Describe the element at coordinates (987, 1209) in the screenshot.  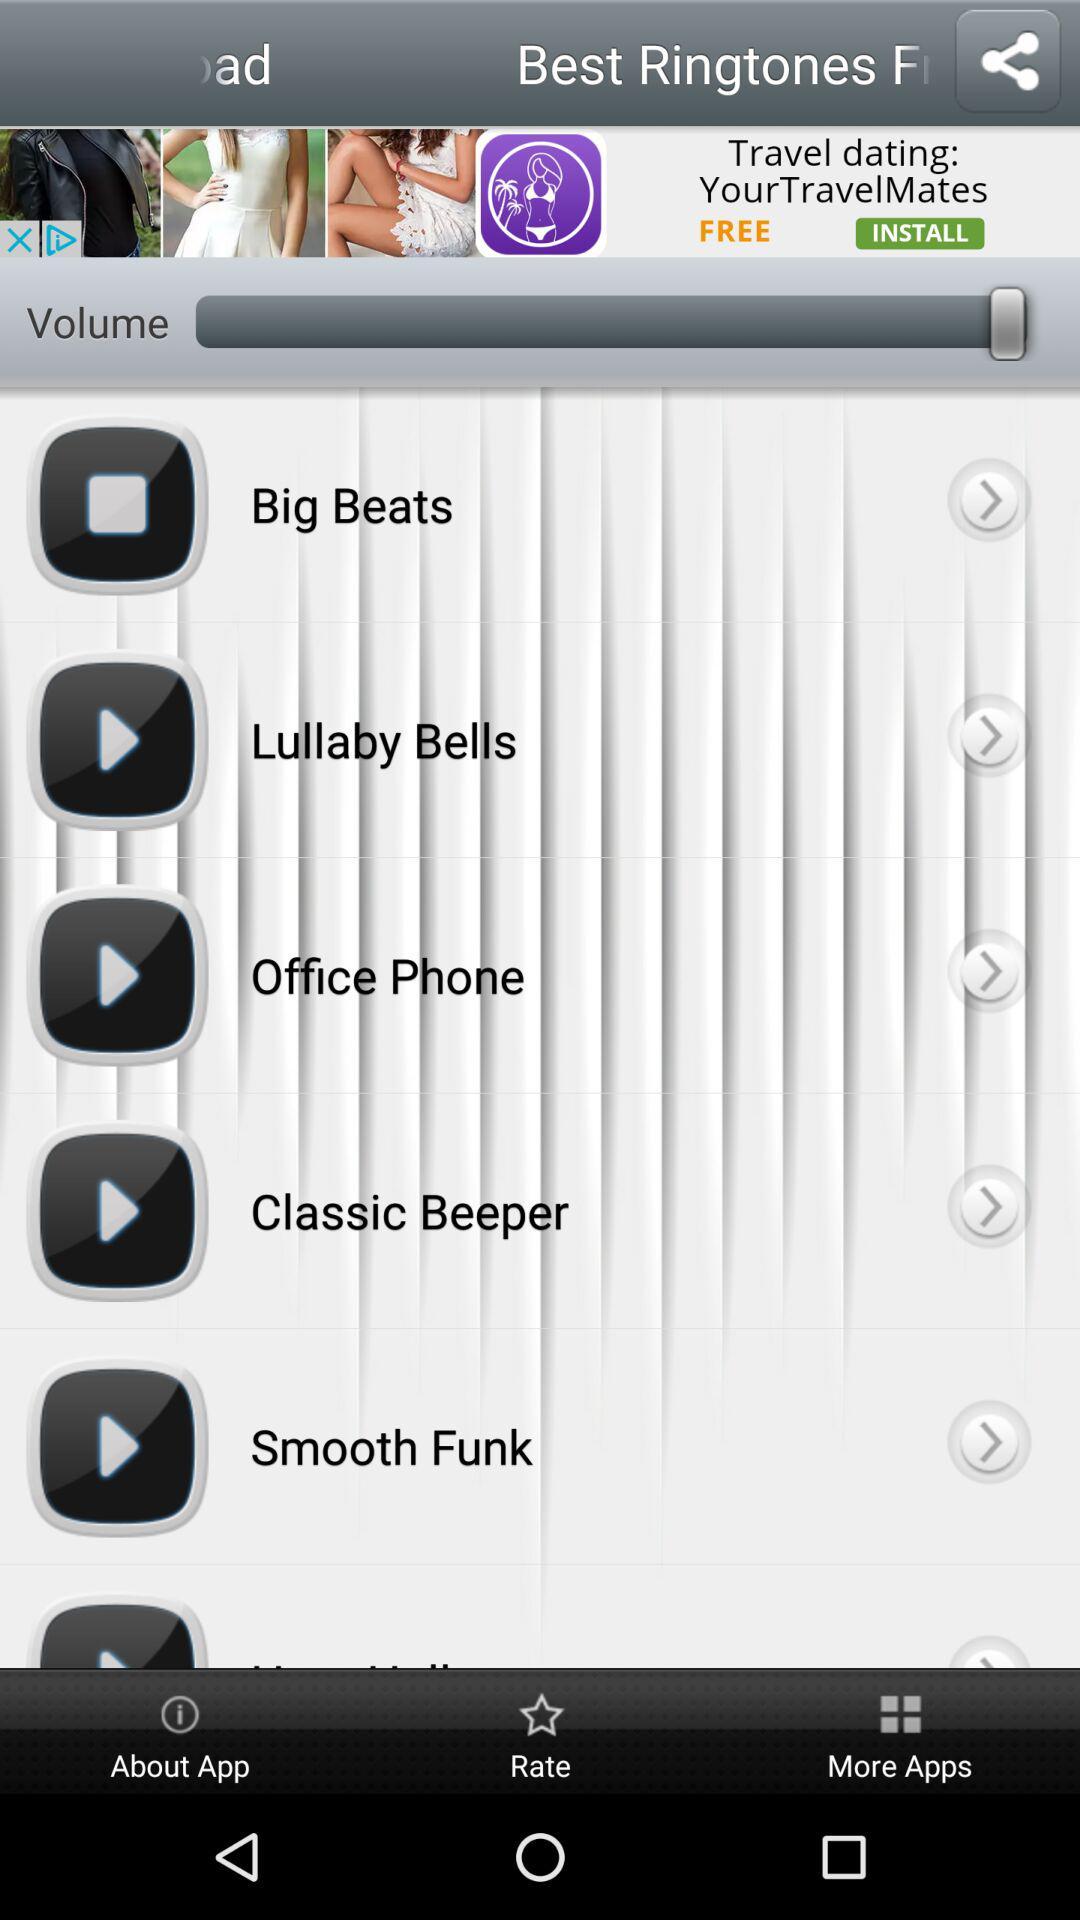
I see `next button` at that location.